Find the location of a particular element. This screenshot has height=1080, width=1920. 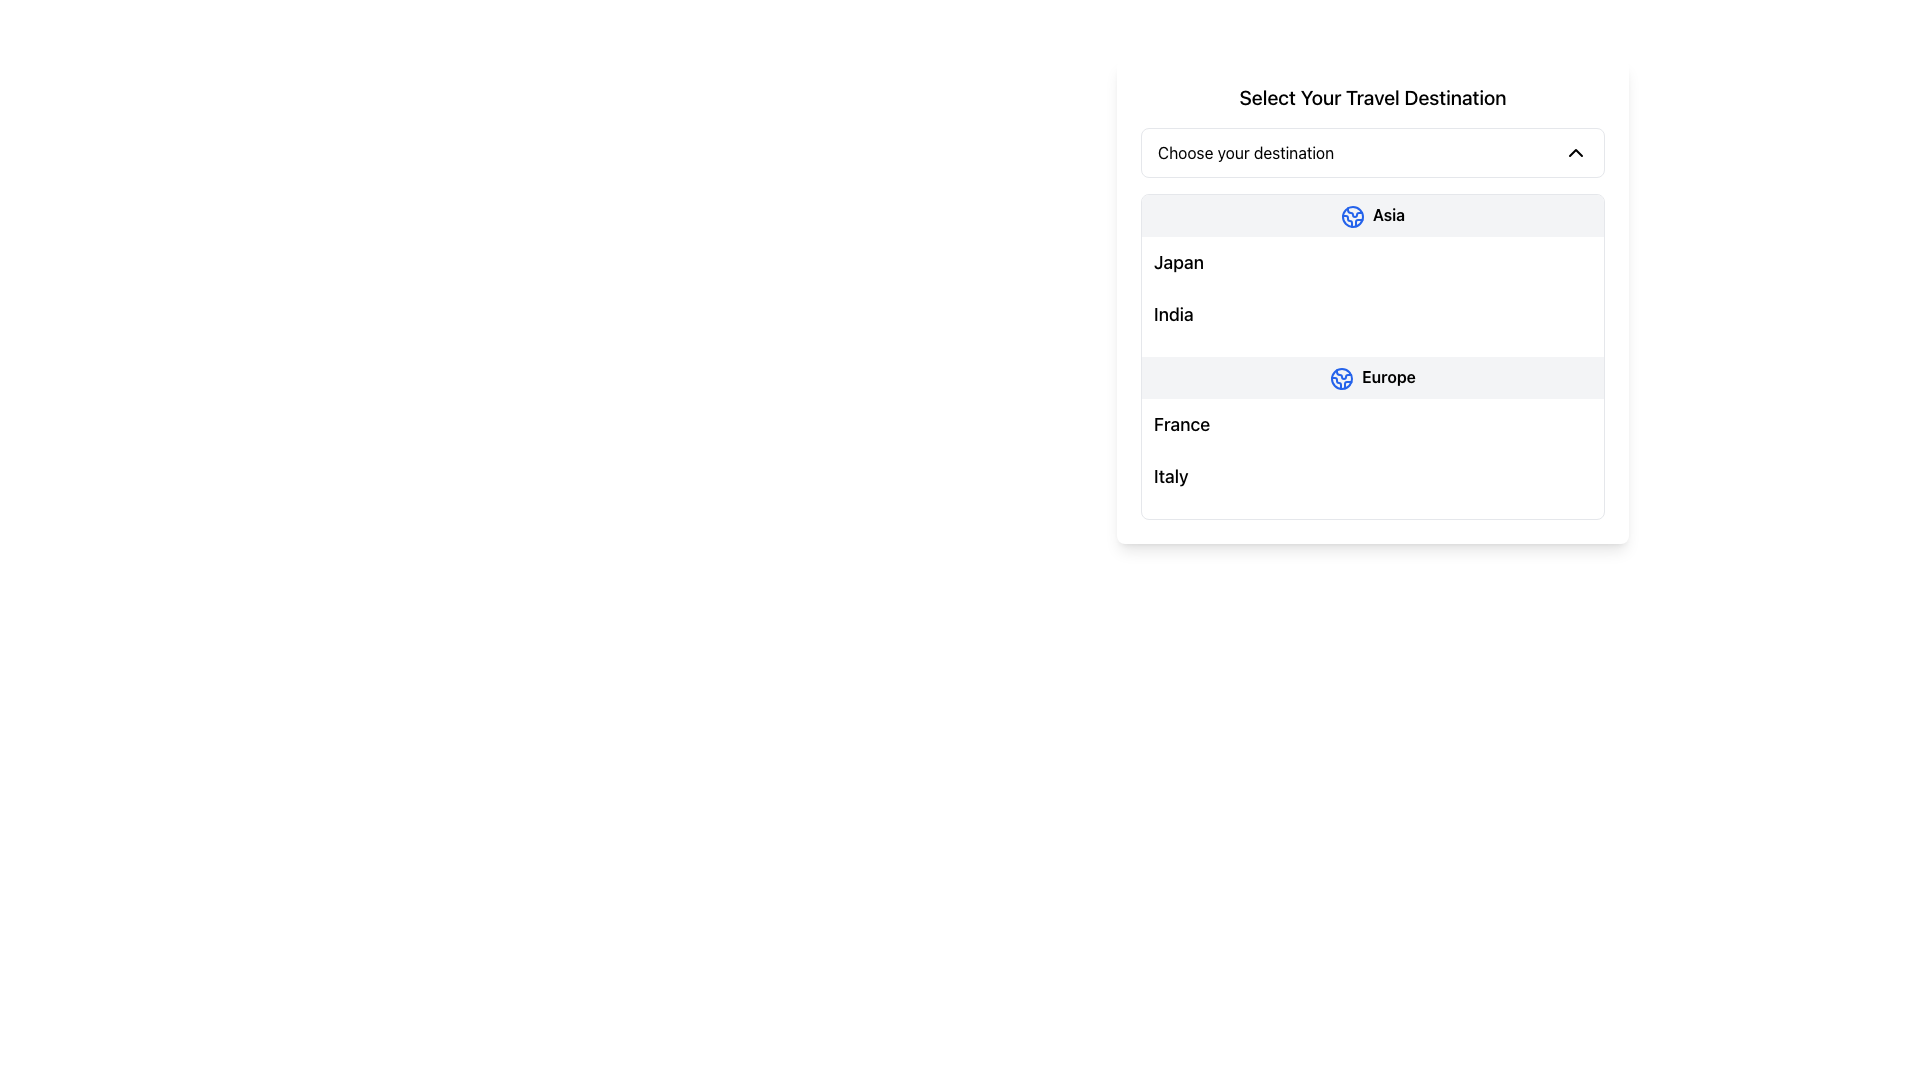

the 'Europe' text label in the dropdown list is located at coordinates (1387, 376).